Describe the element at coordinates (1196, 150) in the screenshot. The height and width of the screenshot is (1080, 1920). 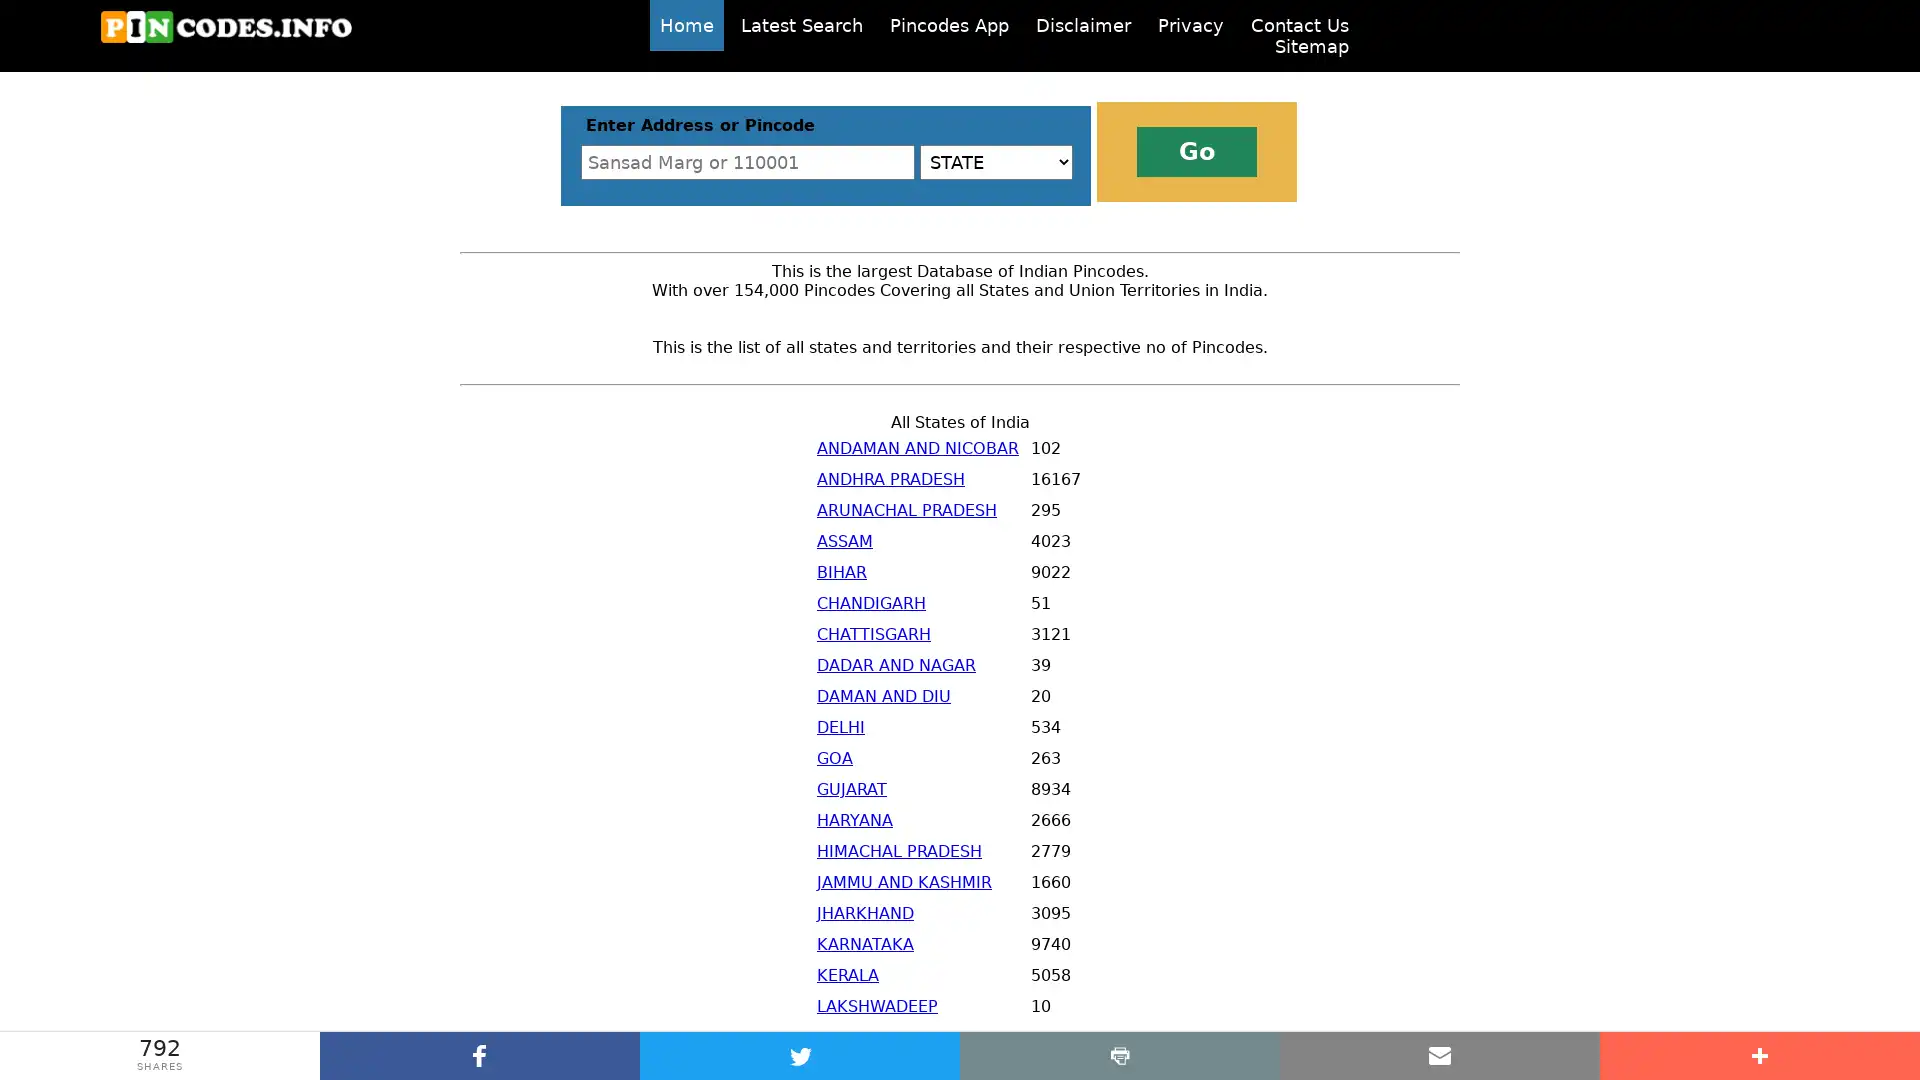
I see `Go` at that location.